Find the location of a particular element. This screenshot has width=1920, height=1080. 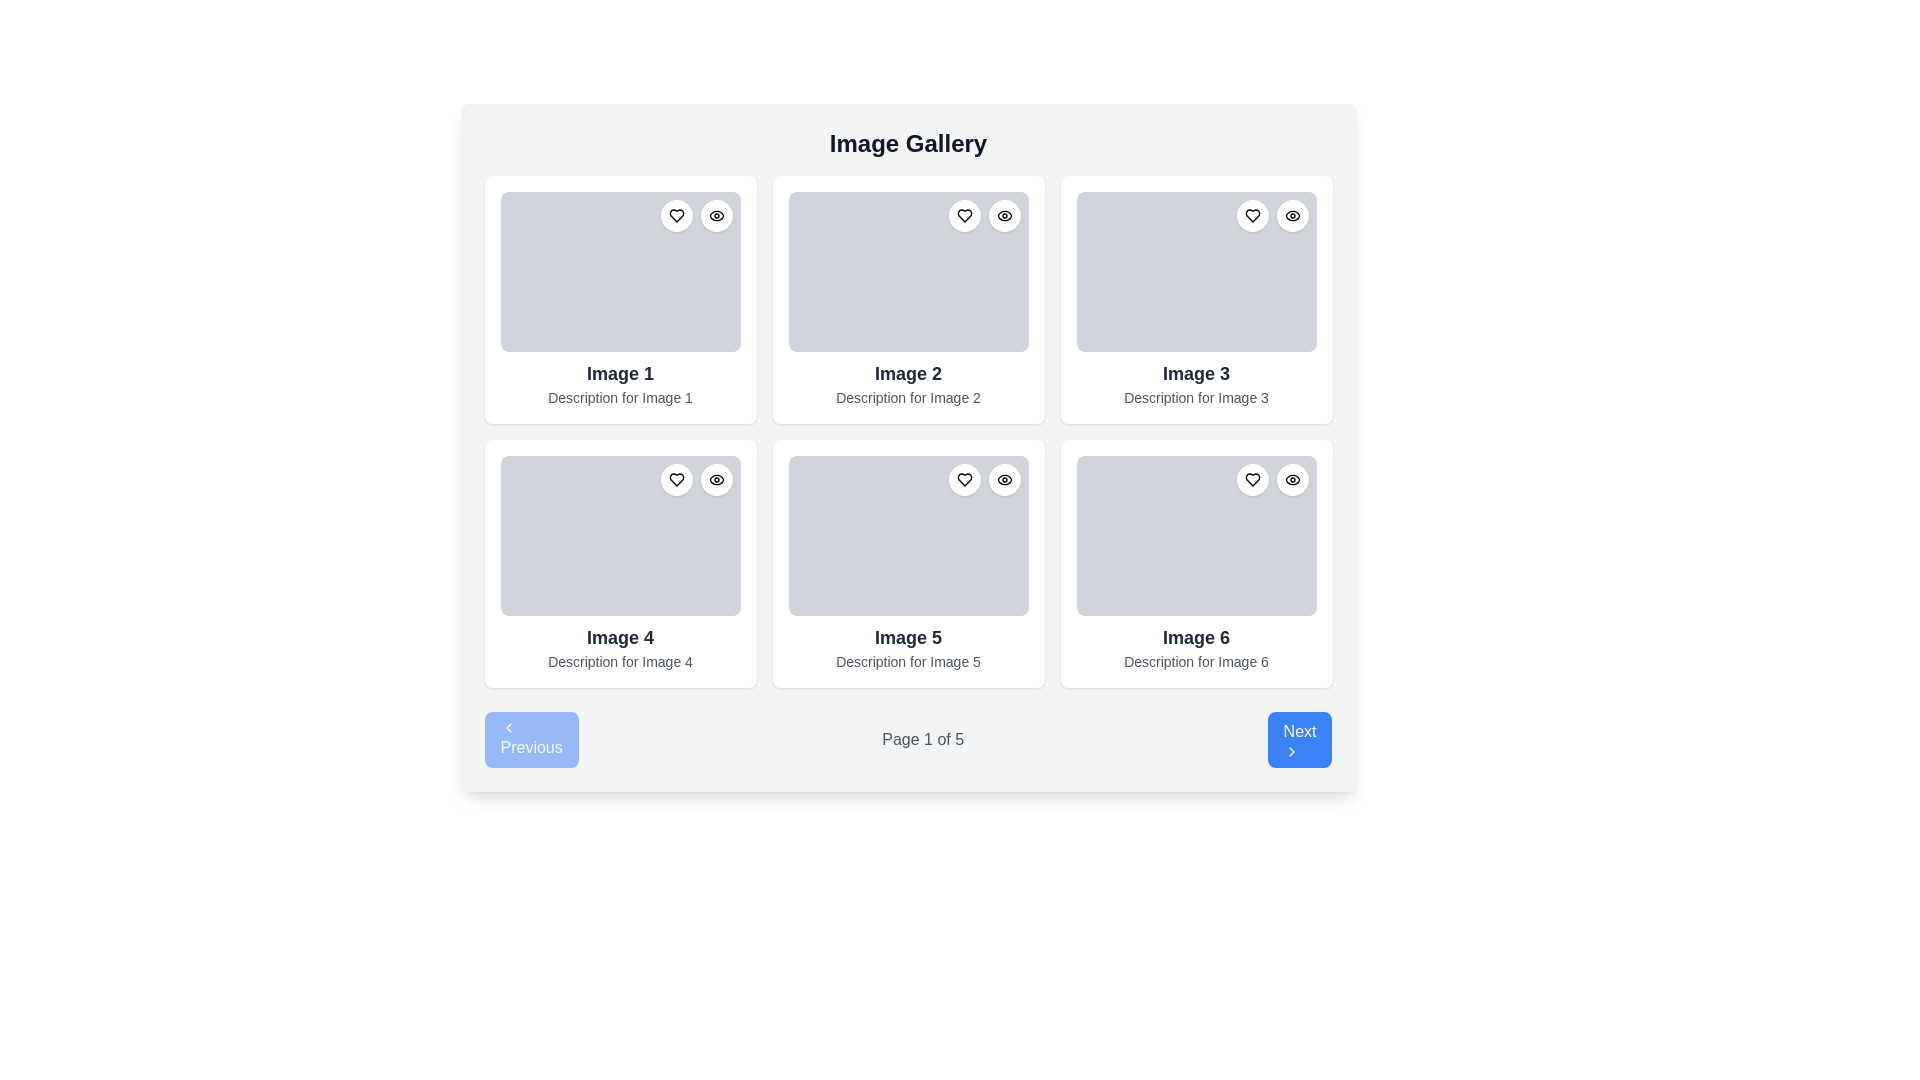

the minimalistic right-pointing arrow icon located within the 'Next' button at the bottom-right corner of the UI is located at coordinates (1291, 752).